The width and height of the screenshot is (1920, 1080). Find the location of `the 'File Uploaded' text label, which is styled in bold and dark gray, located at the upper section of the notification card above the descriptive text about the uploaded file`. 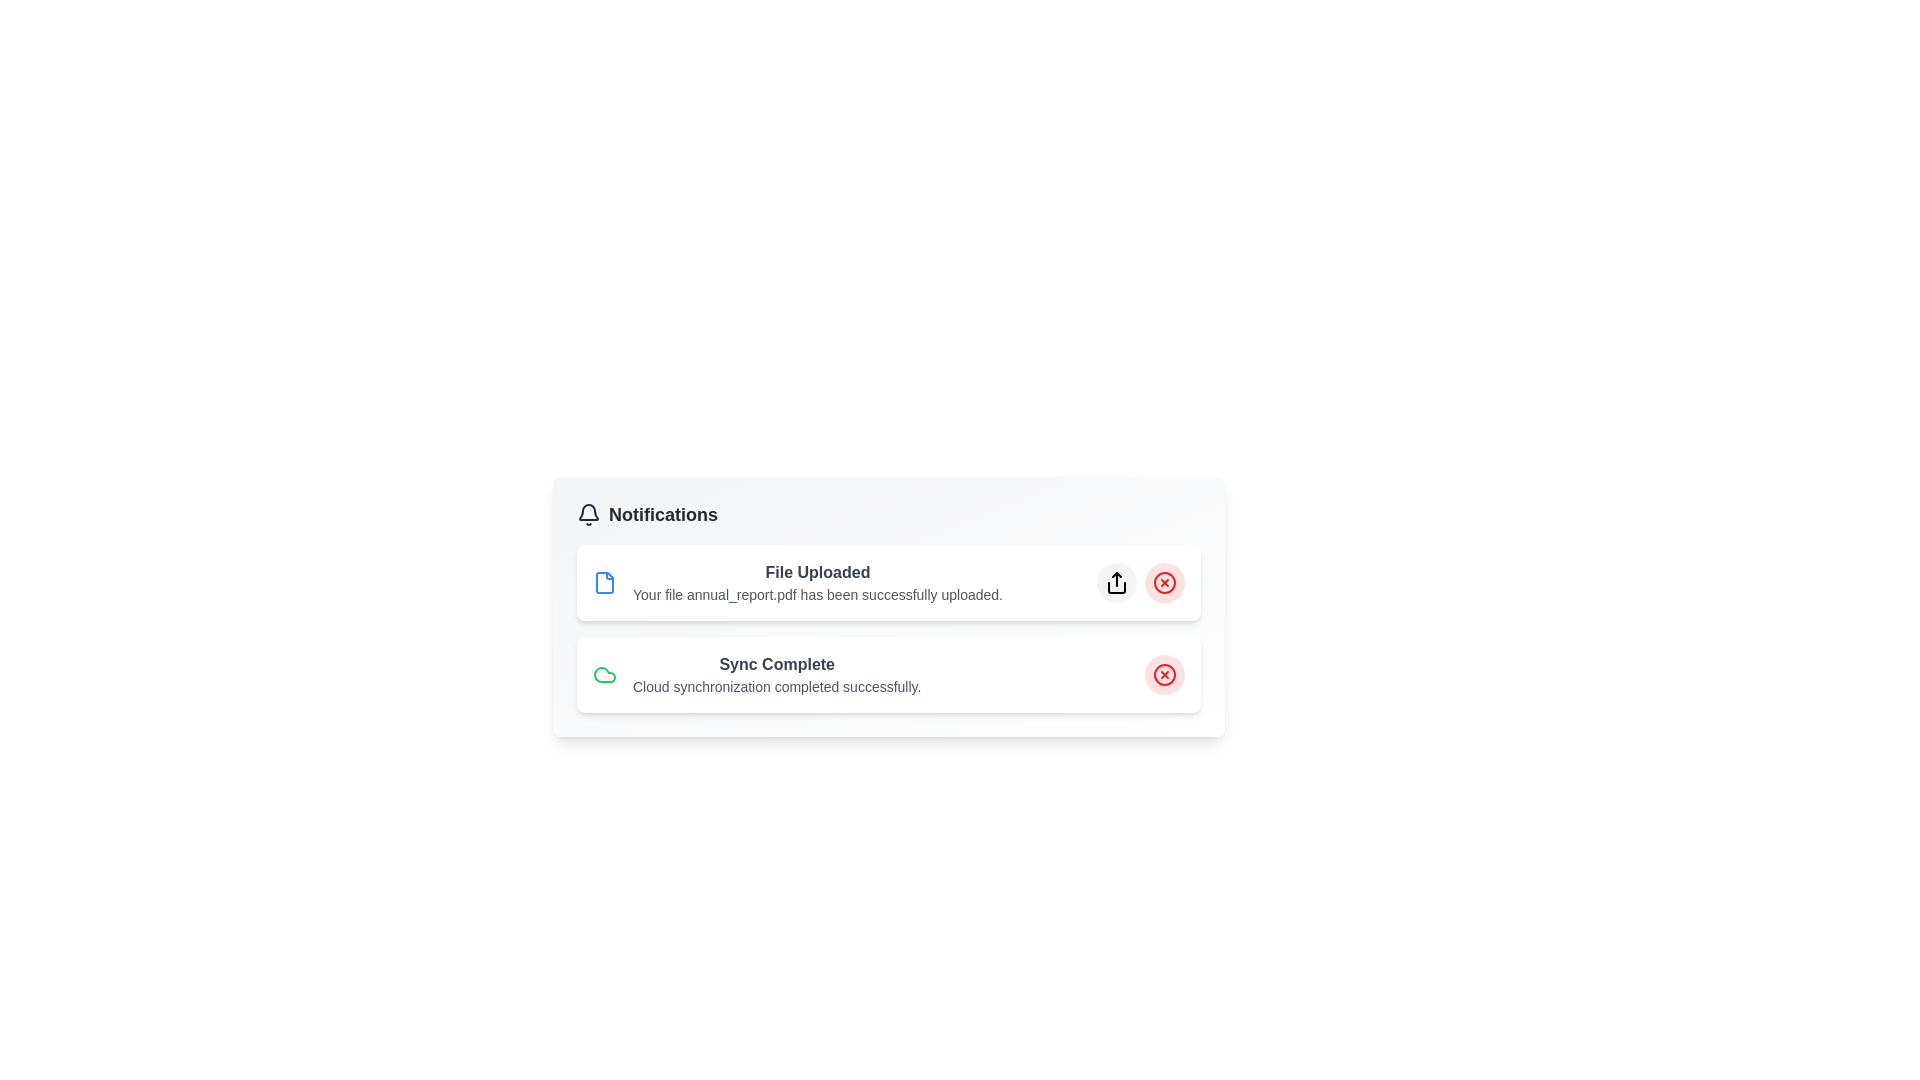

the 'File Uploaded' text label, which is styled in bold and dark gray, located at the upper section of the notification card above the descriptive text about the uploaded file is located at coordinates (817, 573).